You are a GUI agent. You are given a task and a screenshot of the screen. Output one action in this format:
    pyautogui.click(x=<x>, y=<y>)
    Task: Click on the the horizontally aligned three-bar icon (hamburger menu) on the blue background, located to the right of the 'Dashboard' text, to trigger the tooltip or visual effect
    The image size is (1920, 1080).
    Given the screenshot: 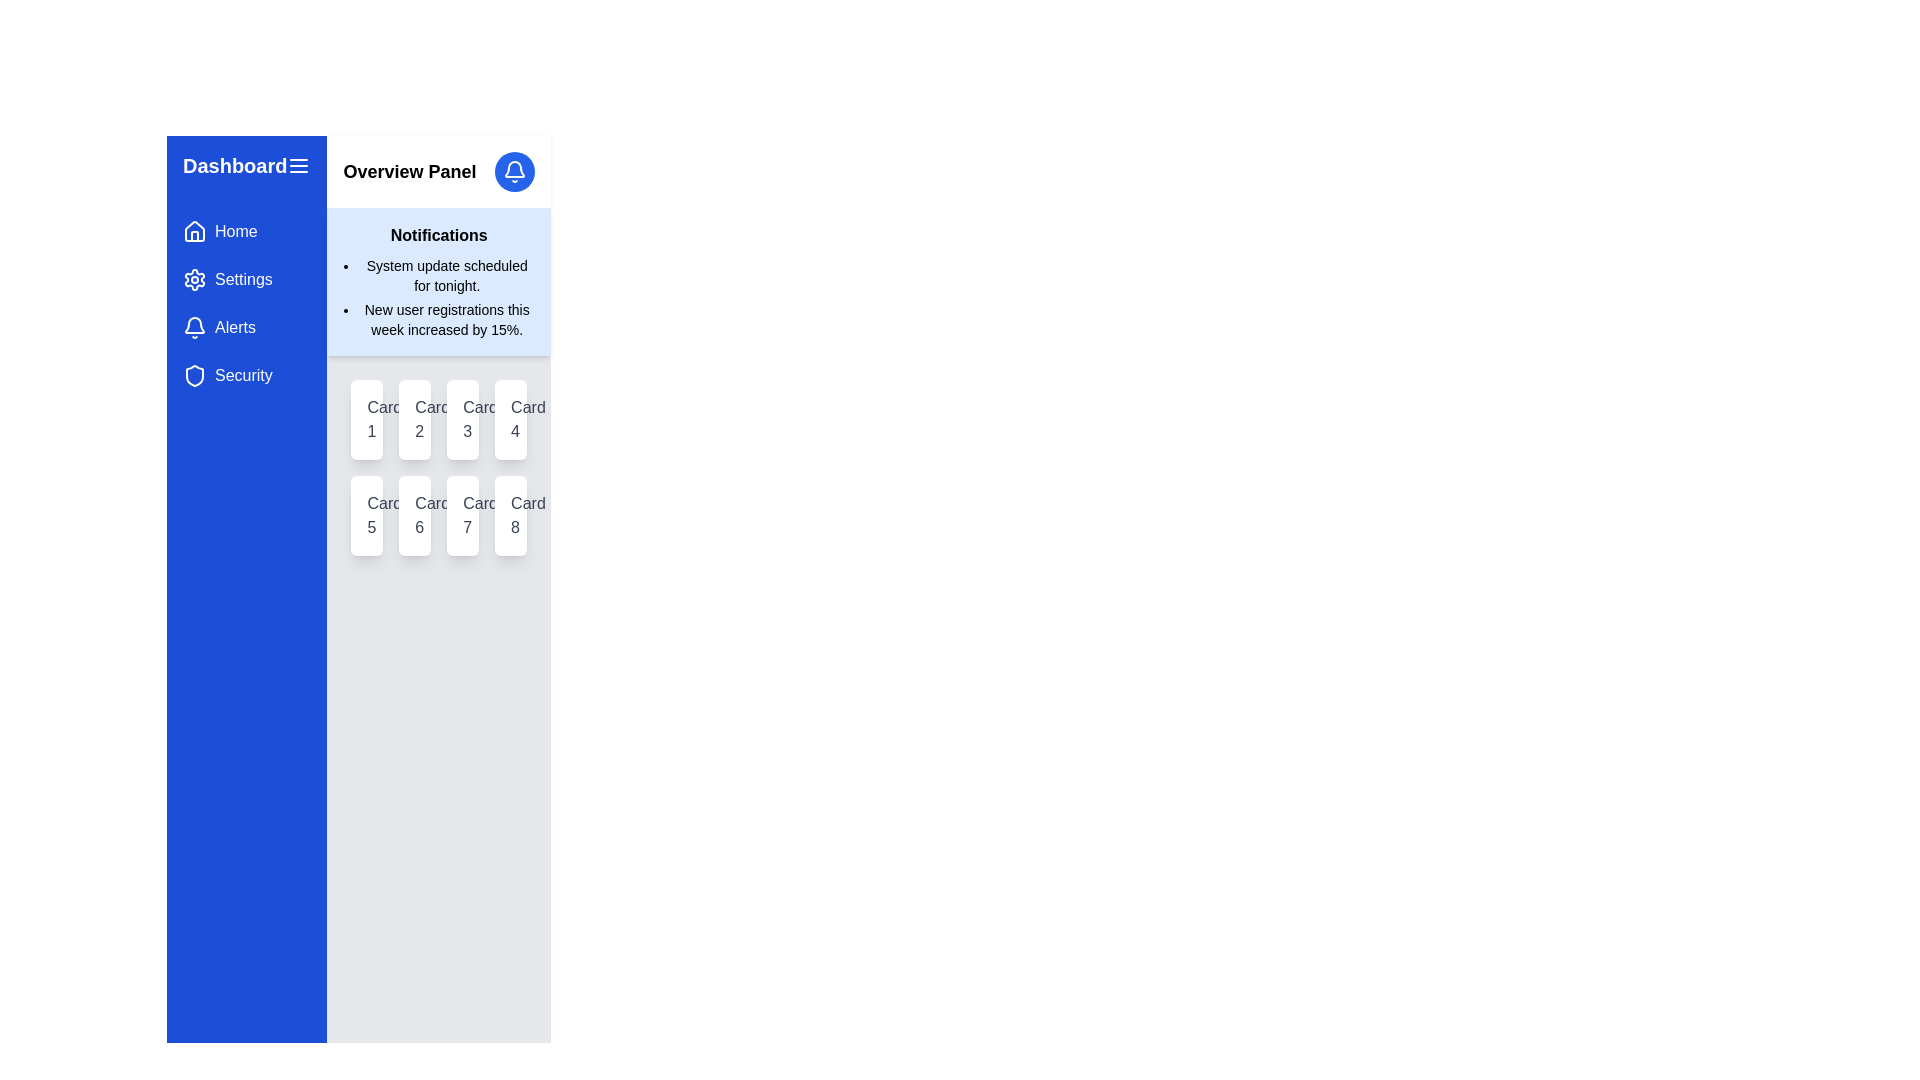 What is the action you would take?
    pyautogui.click(x=298, y=164)
    